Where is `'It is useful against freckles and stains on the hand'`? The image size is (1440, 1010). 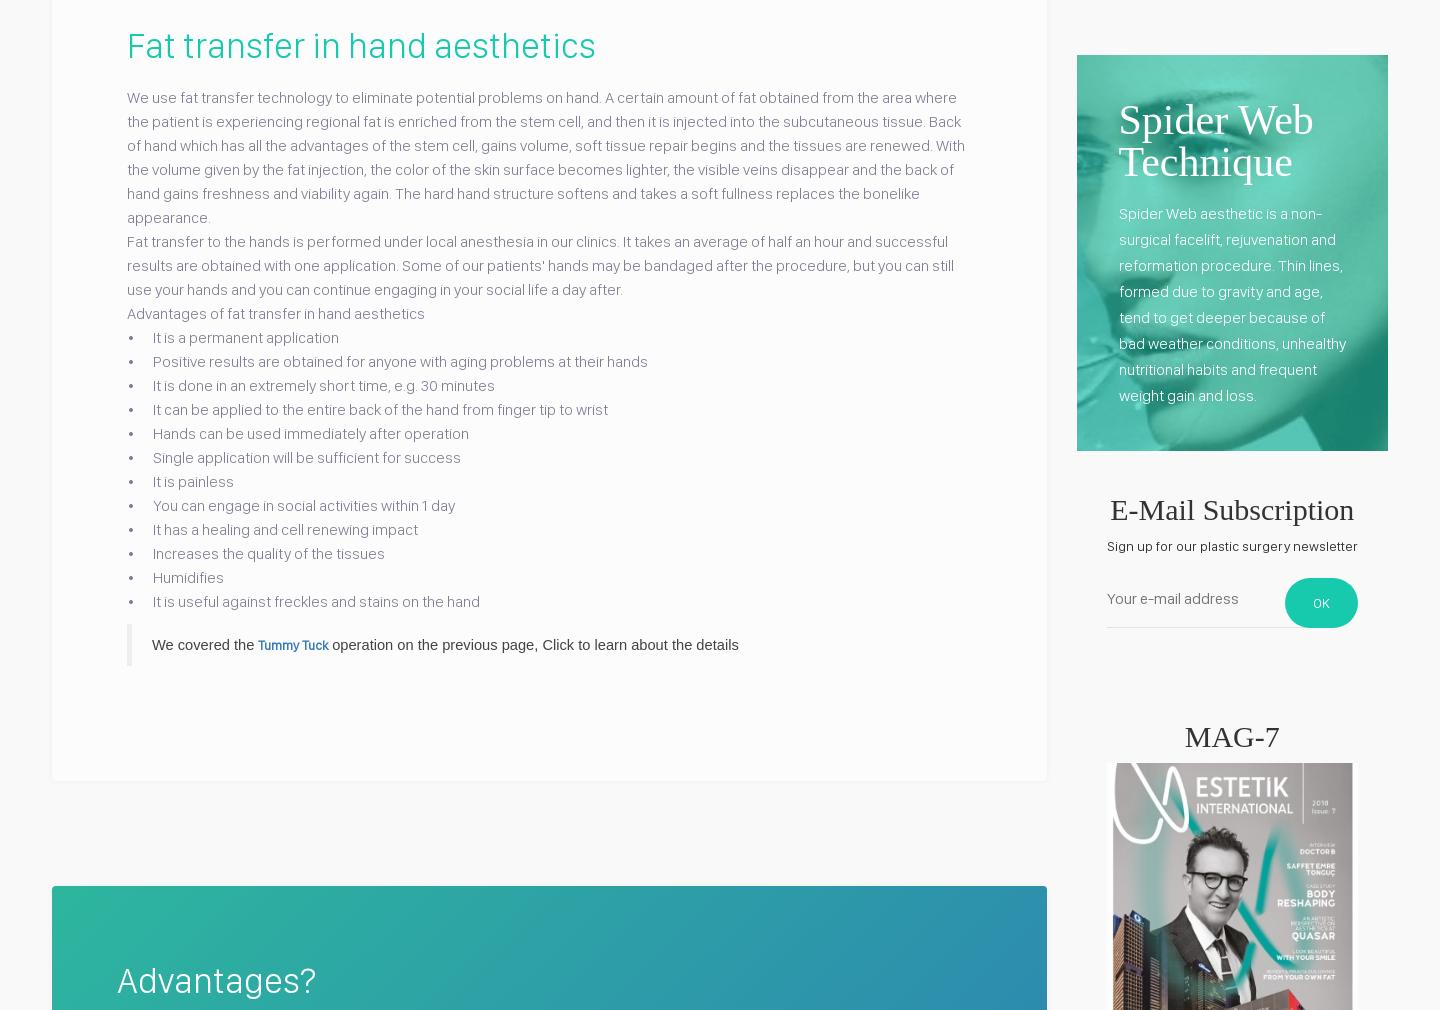 'It is useful against freckles and stains on the hand' is located at coordinates (309, 599).